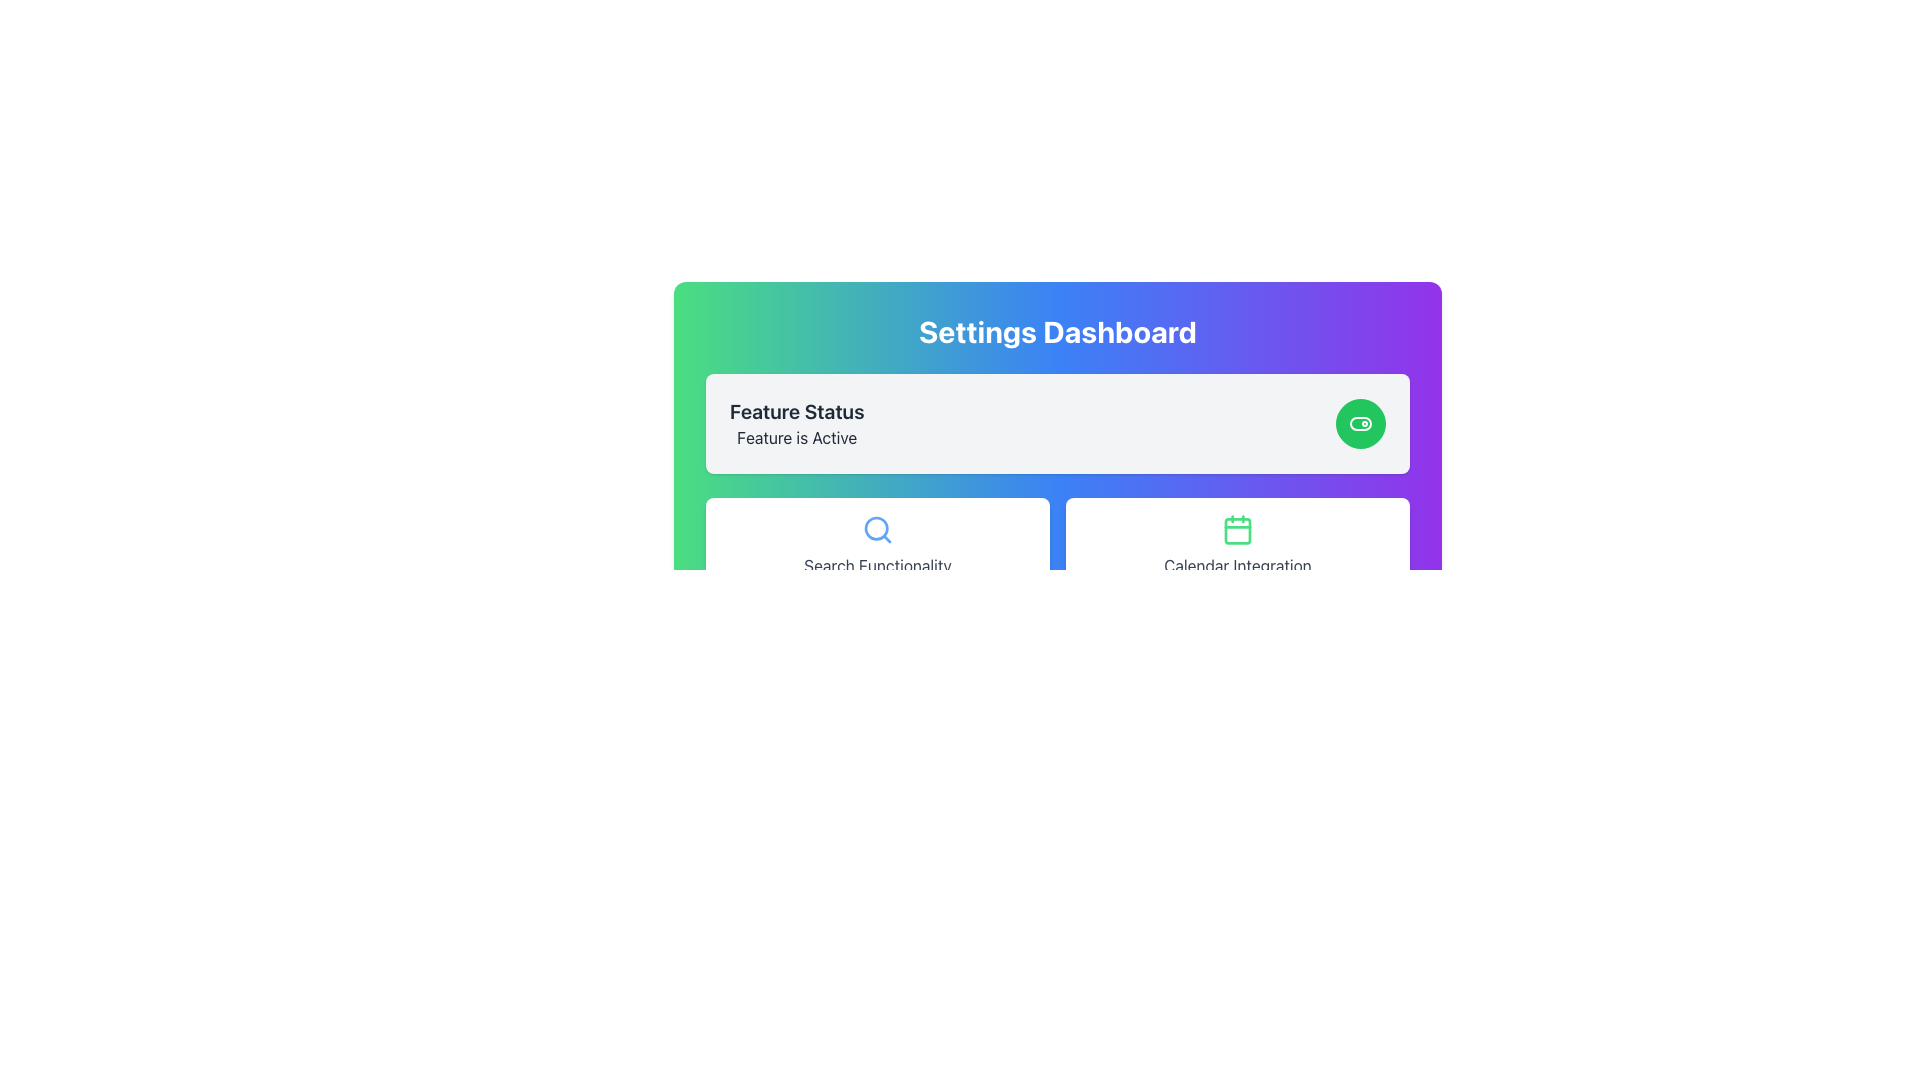  I want to click on text label that serves as the header for the feature status section, indicating that the feature is active, so click(796, 411).